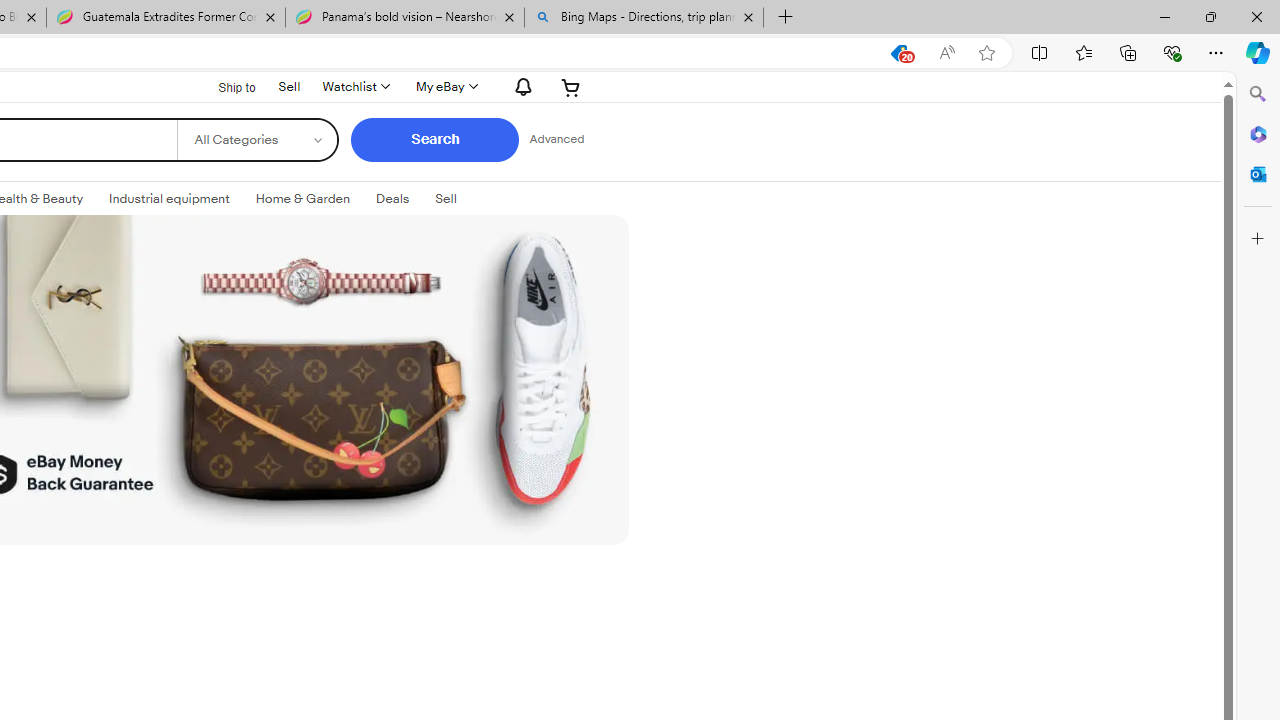 Image resolution: width=1280 pixels, height=720 pixels. Describe the element at coordinates (256, 139) in the screenshot. I see `'Select a category for search'` at that location.